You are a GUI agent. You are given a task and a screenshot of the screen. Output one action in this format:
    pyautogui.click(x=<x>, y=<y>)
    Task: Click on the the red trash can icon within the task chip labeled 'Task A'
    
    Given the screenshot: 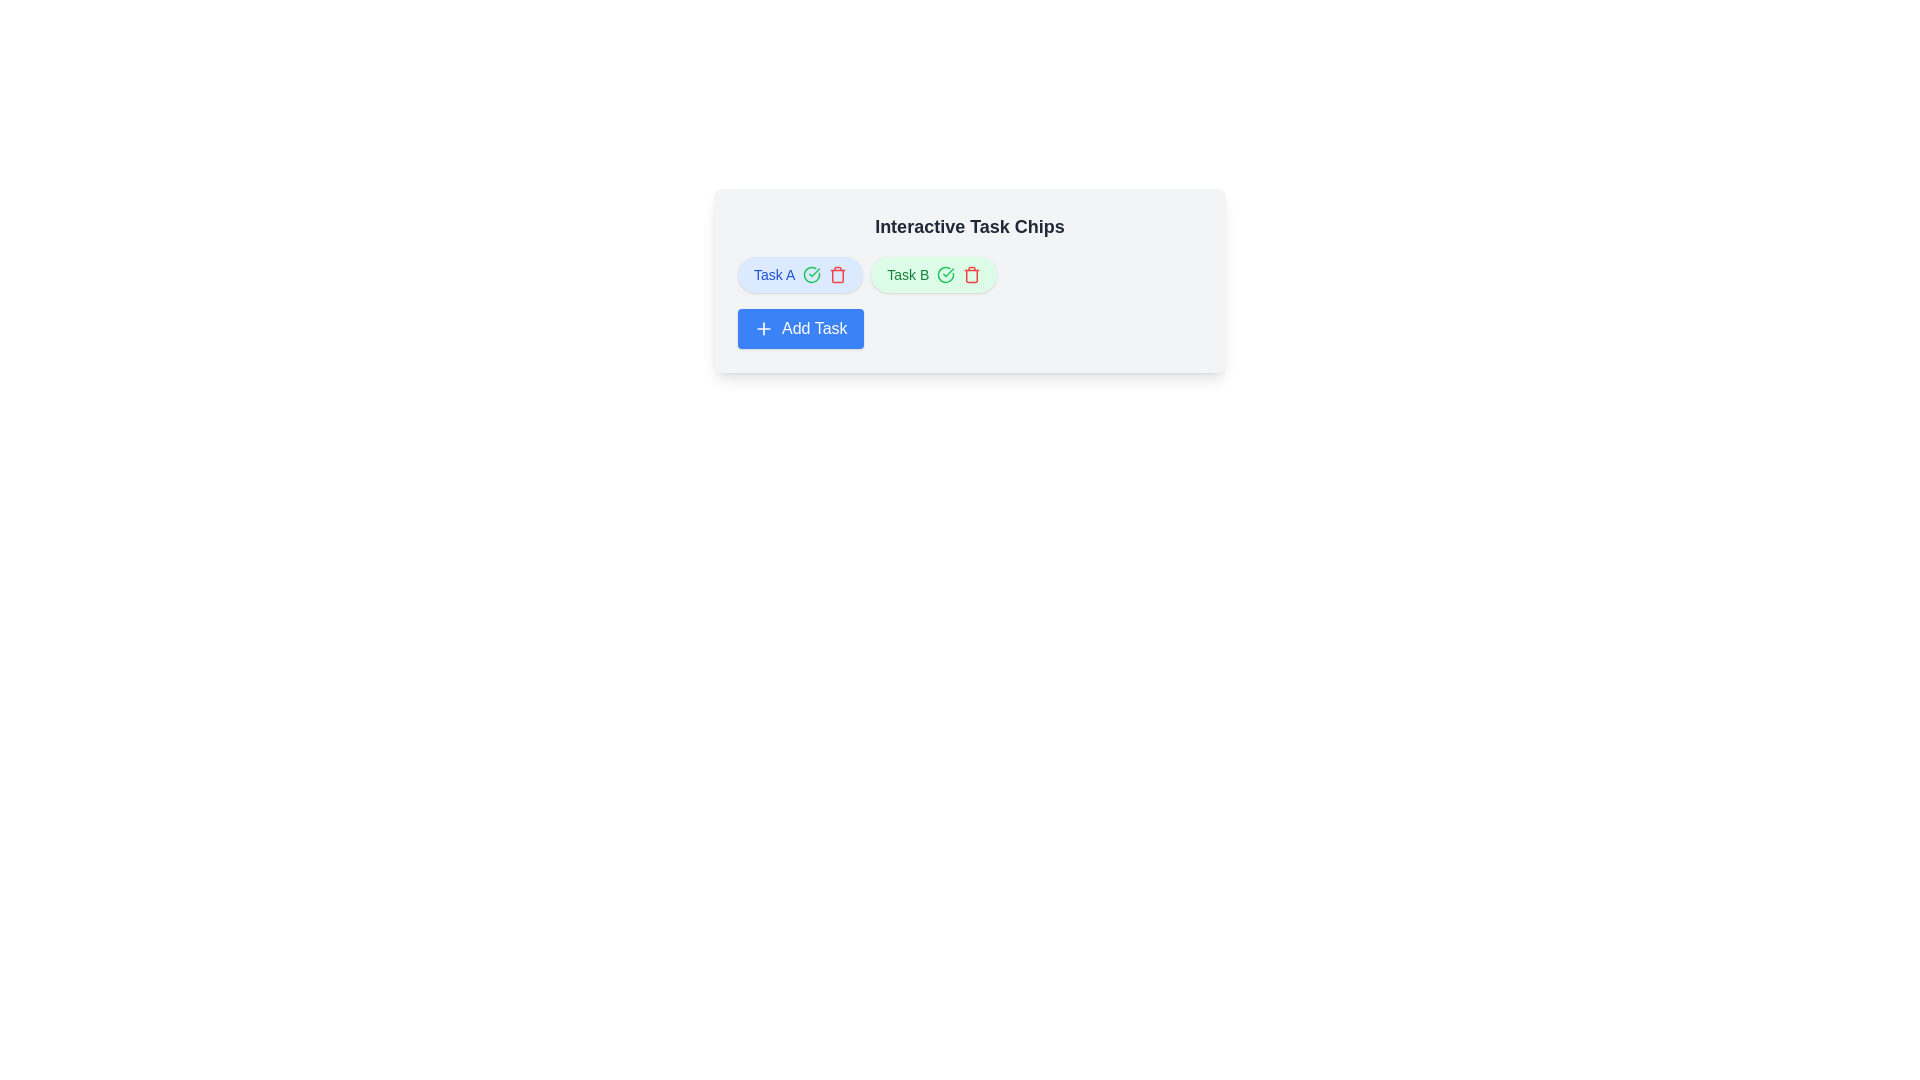 What is the action you would take?
    pyautogui.click(x=838, y=274)
    